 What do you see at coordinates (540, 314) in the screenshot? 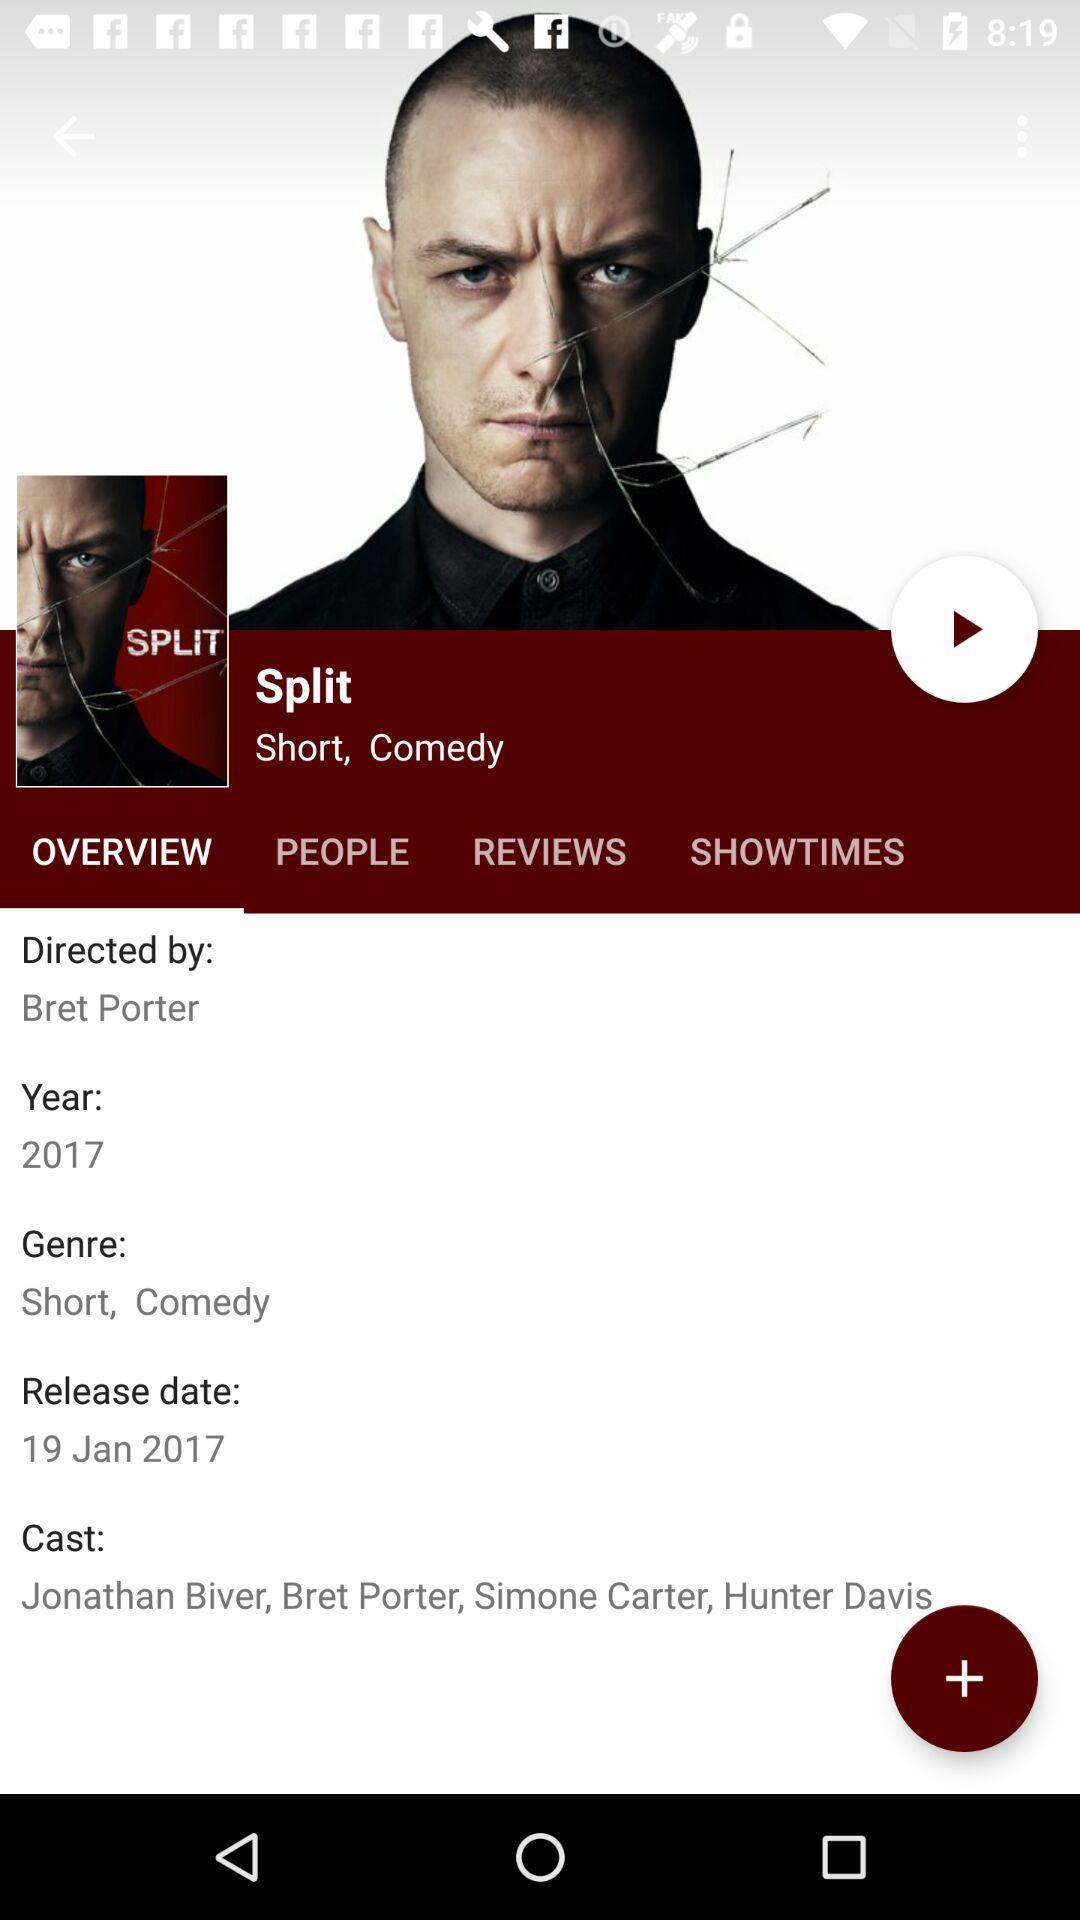
I see `movie photo` at bounding box center [540, 314].